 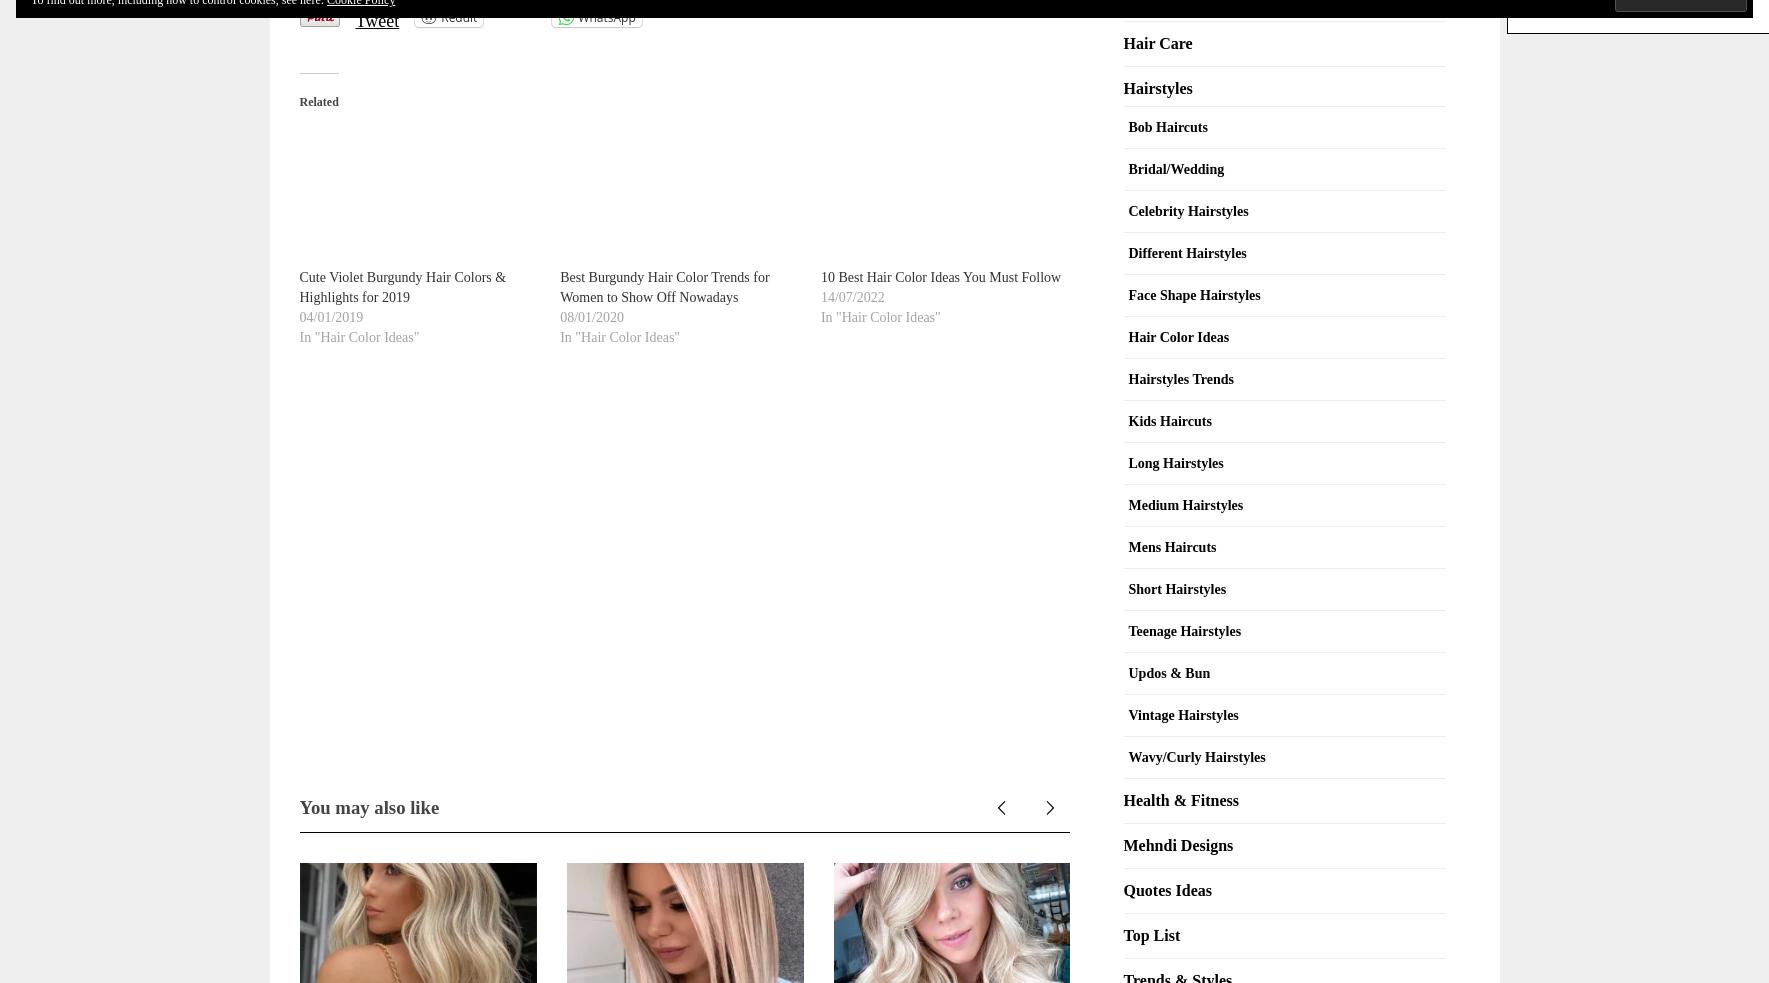 I want to click on 'Quotes Ideas', so click(x=1166, y=889).